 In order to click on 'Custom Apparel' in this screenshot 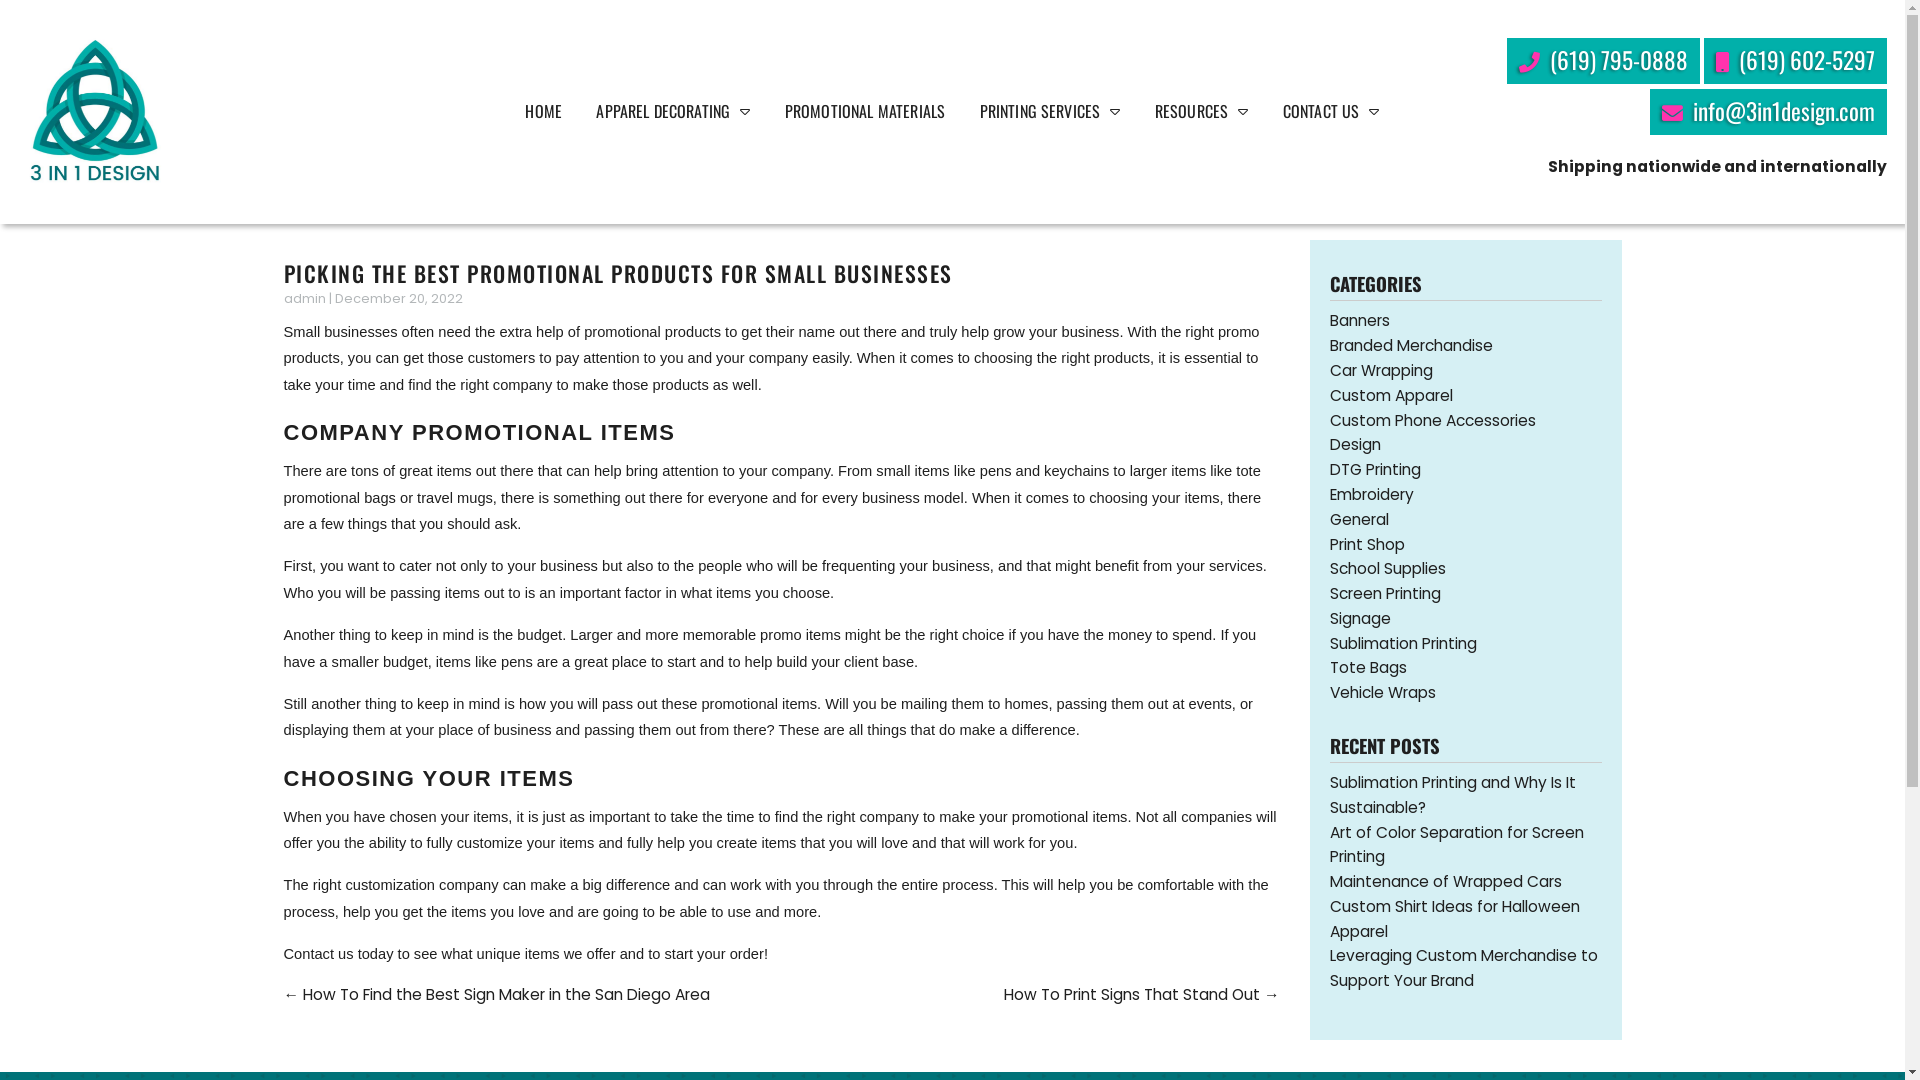, I will do `click(1390, 395)`.